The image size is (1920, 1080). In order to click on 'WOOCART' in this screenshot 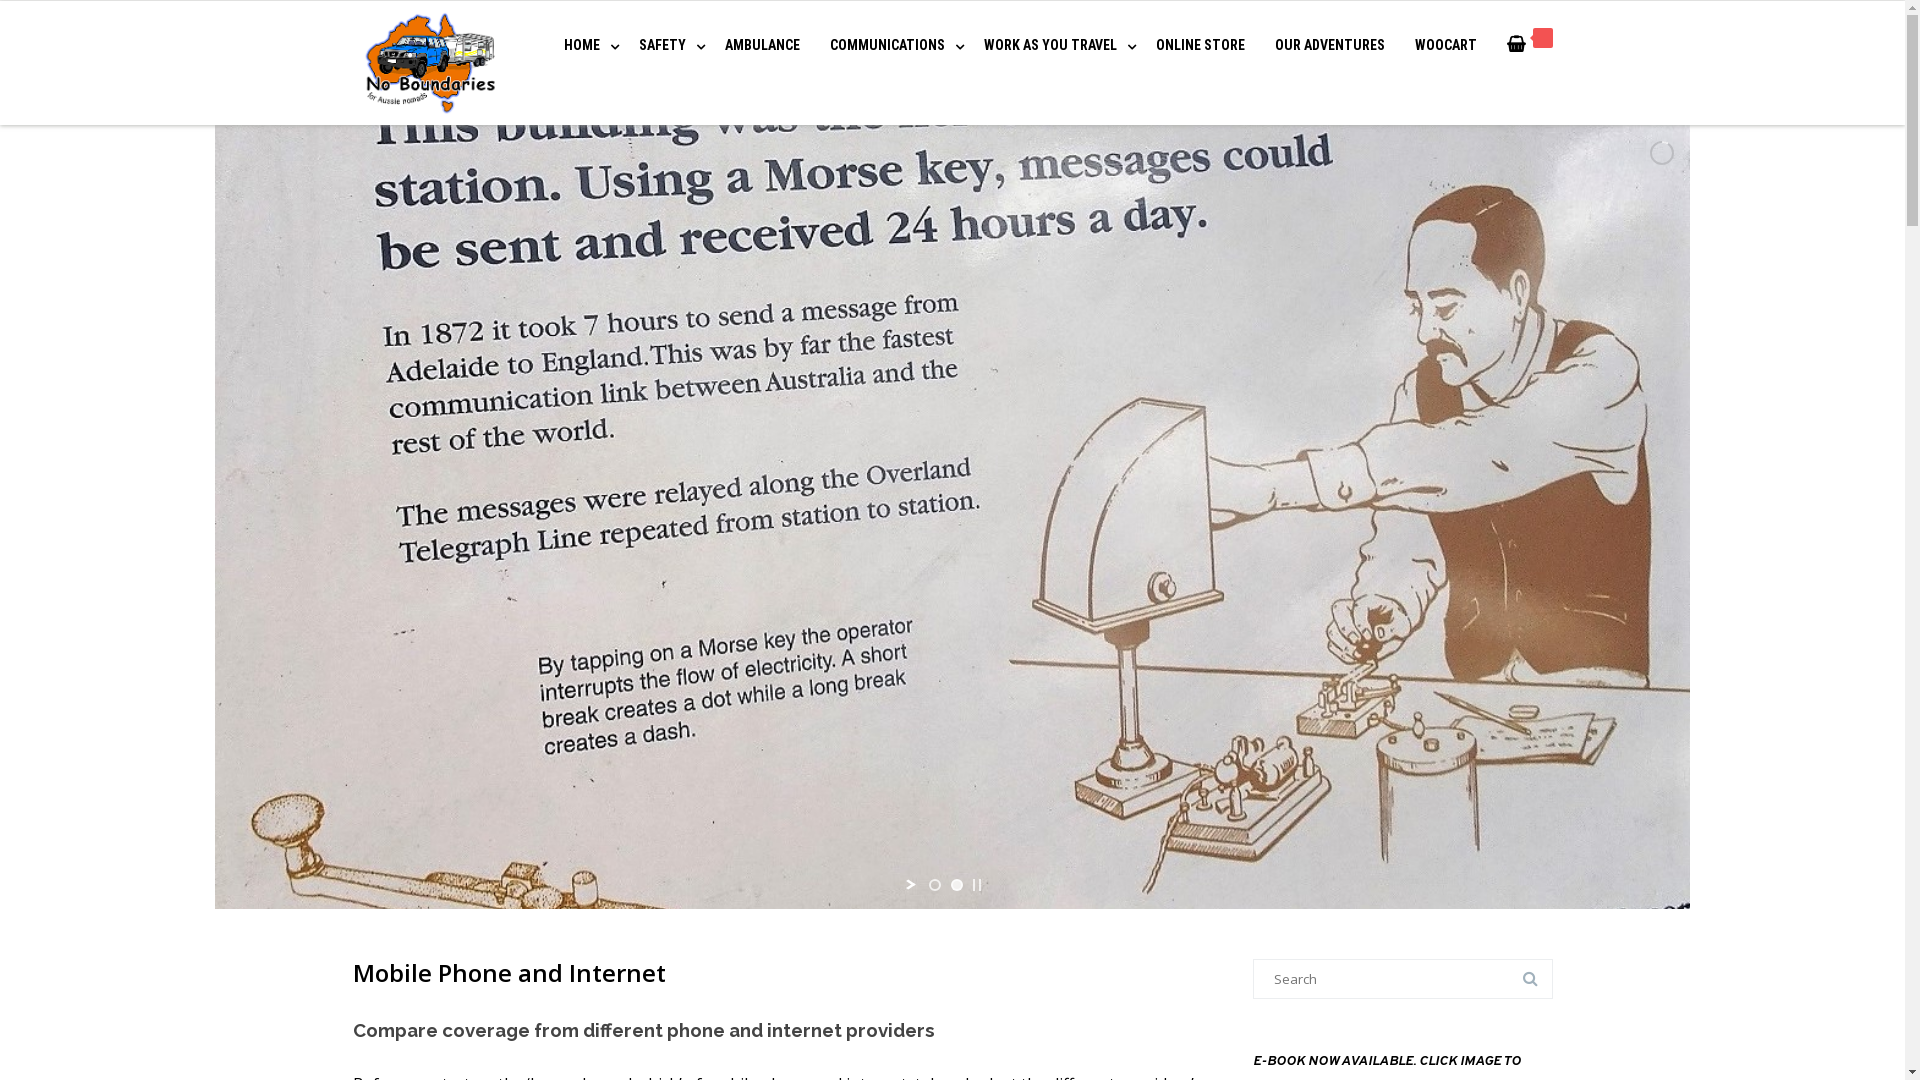, I will do `click(1444, 45)`.